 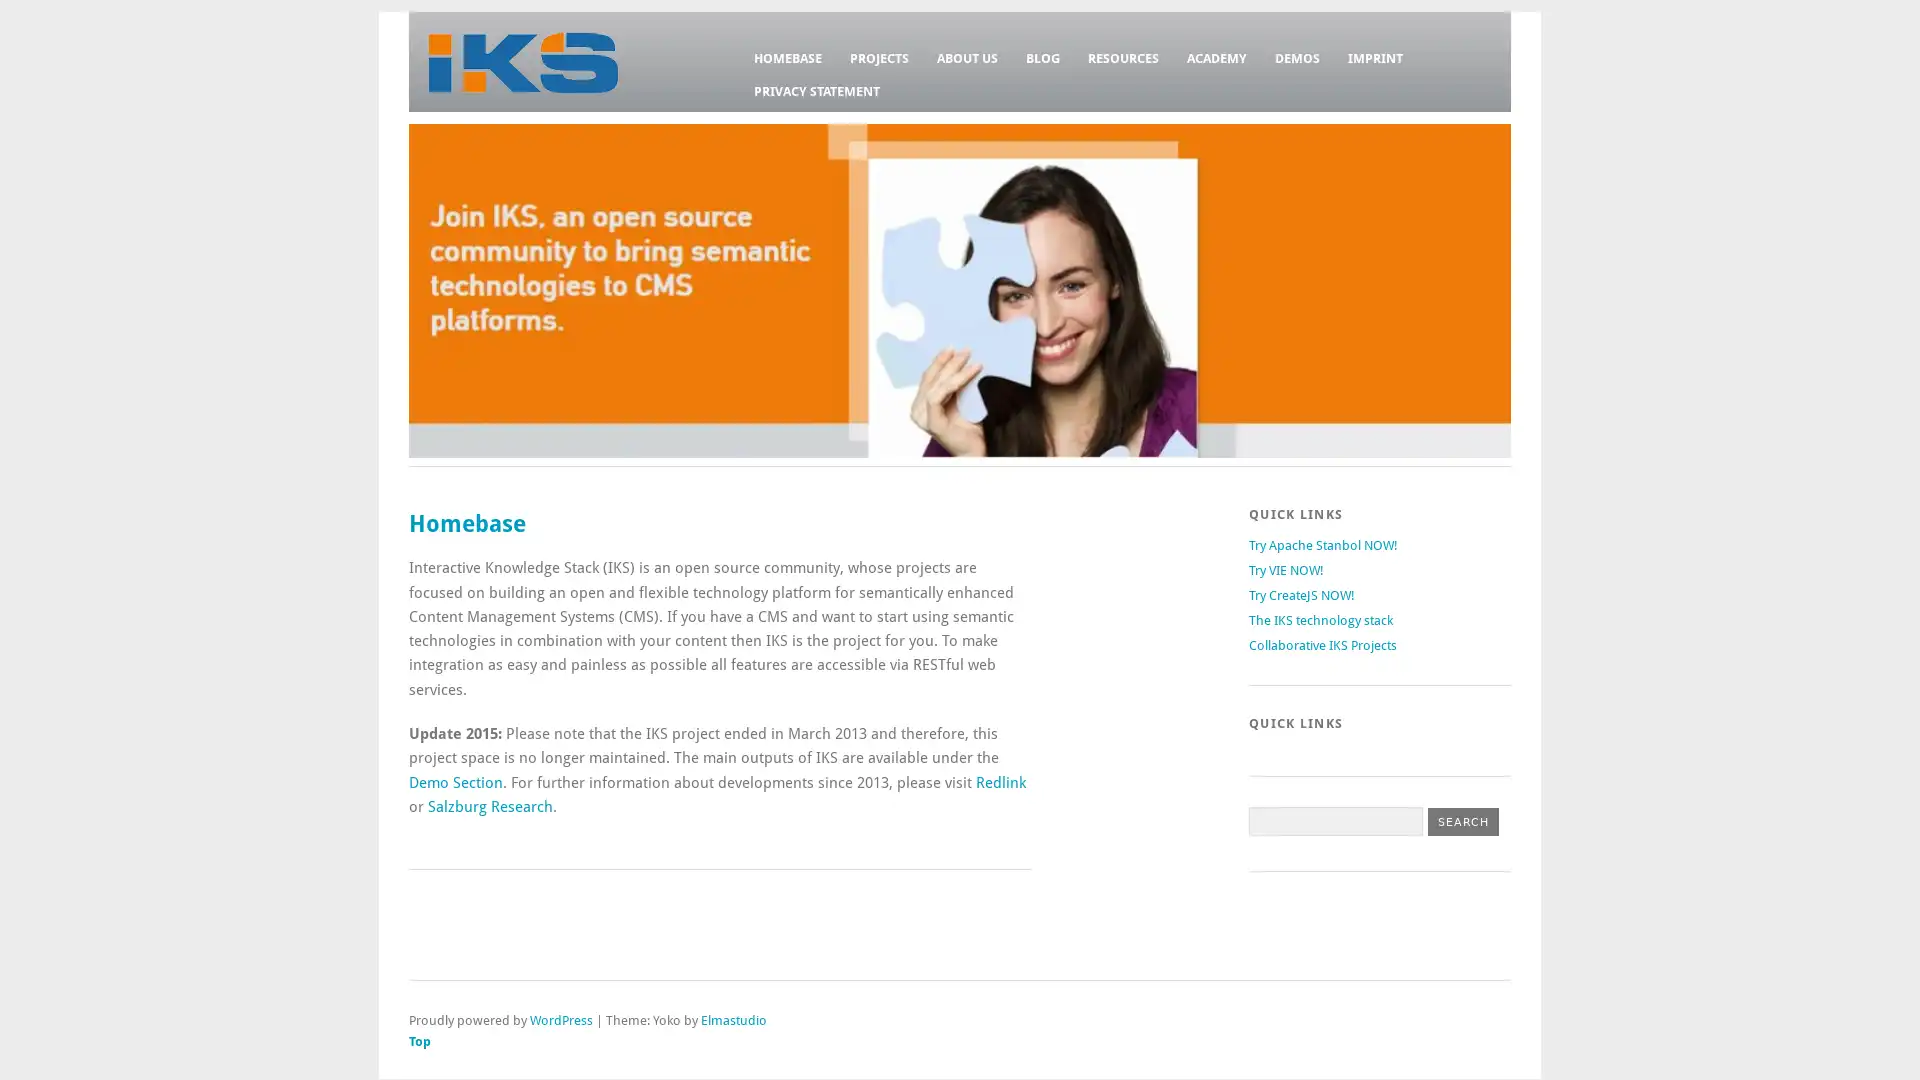 I want to click on Search, so click(x=1463, y=821).